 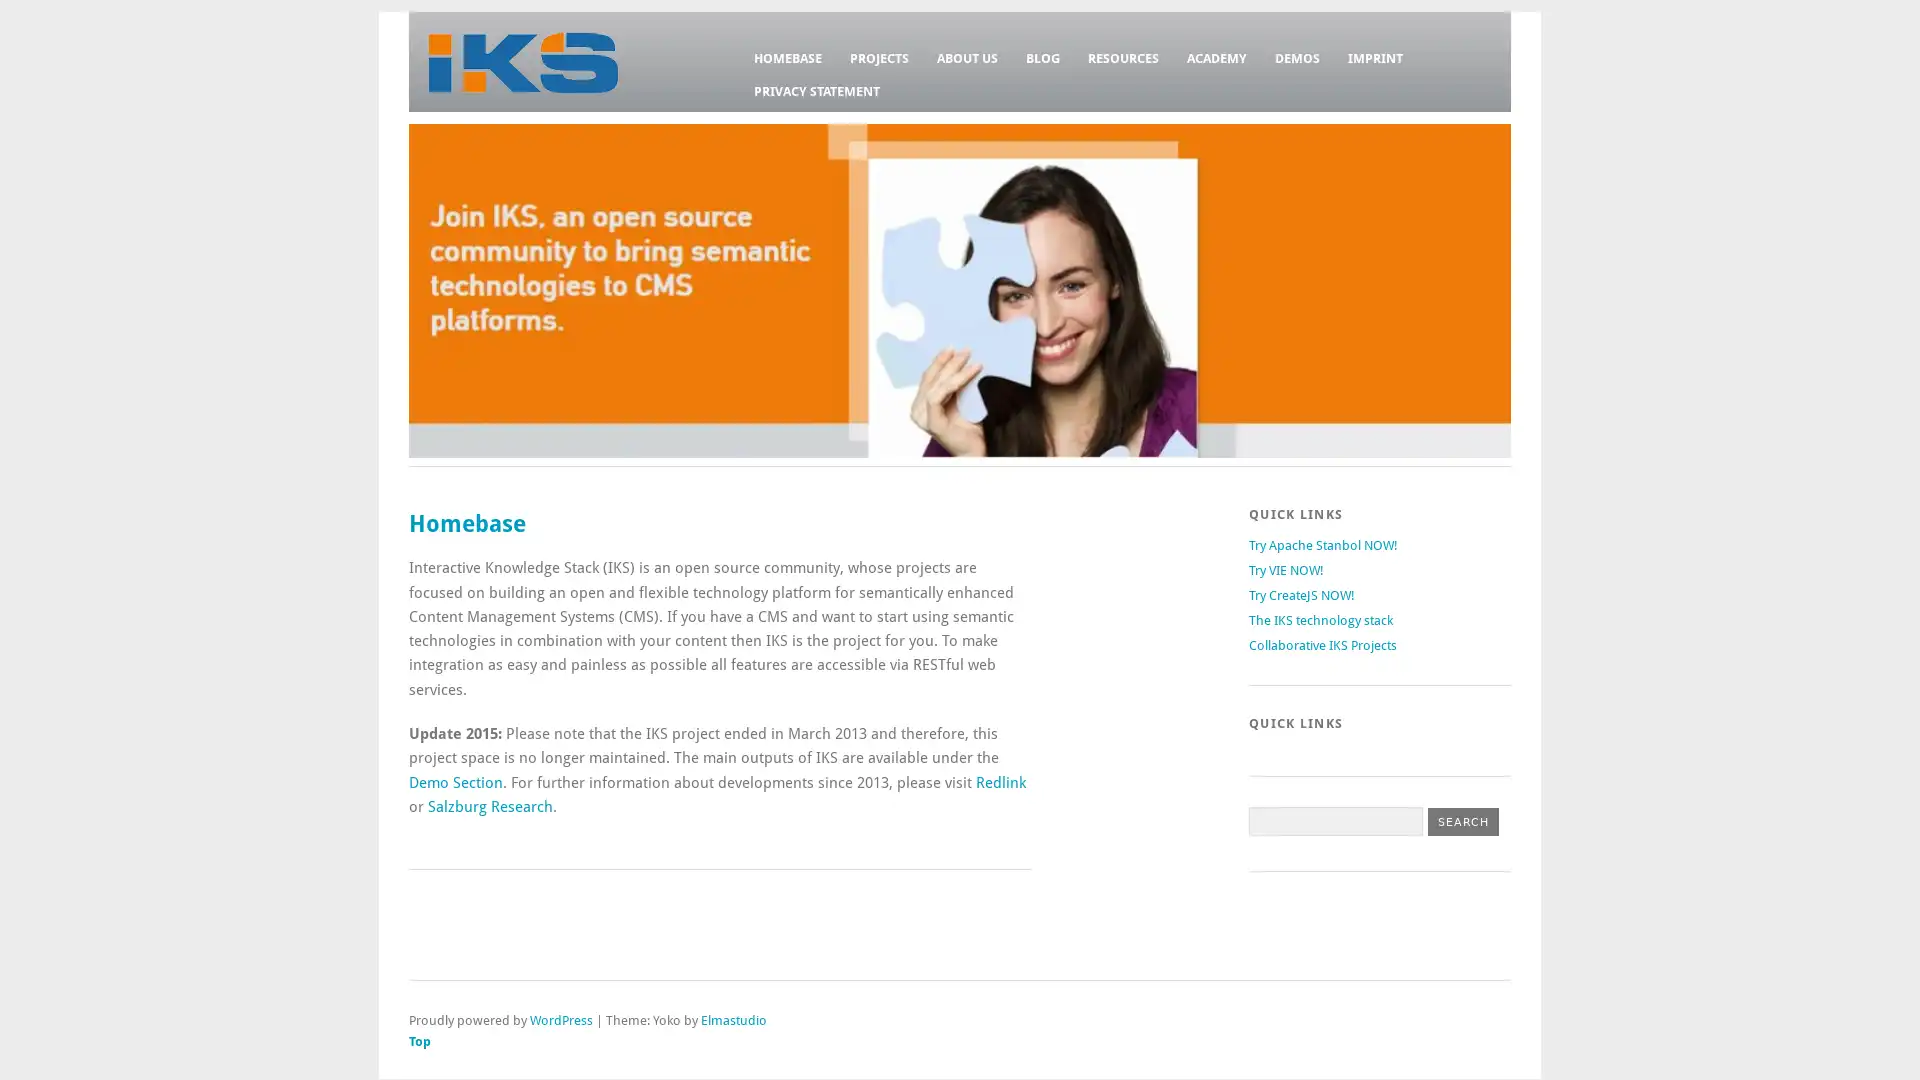 I want to click on Search, so click(x=1463, y=821).